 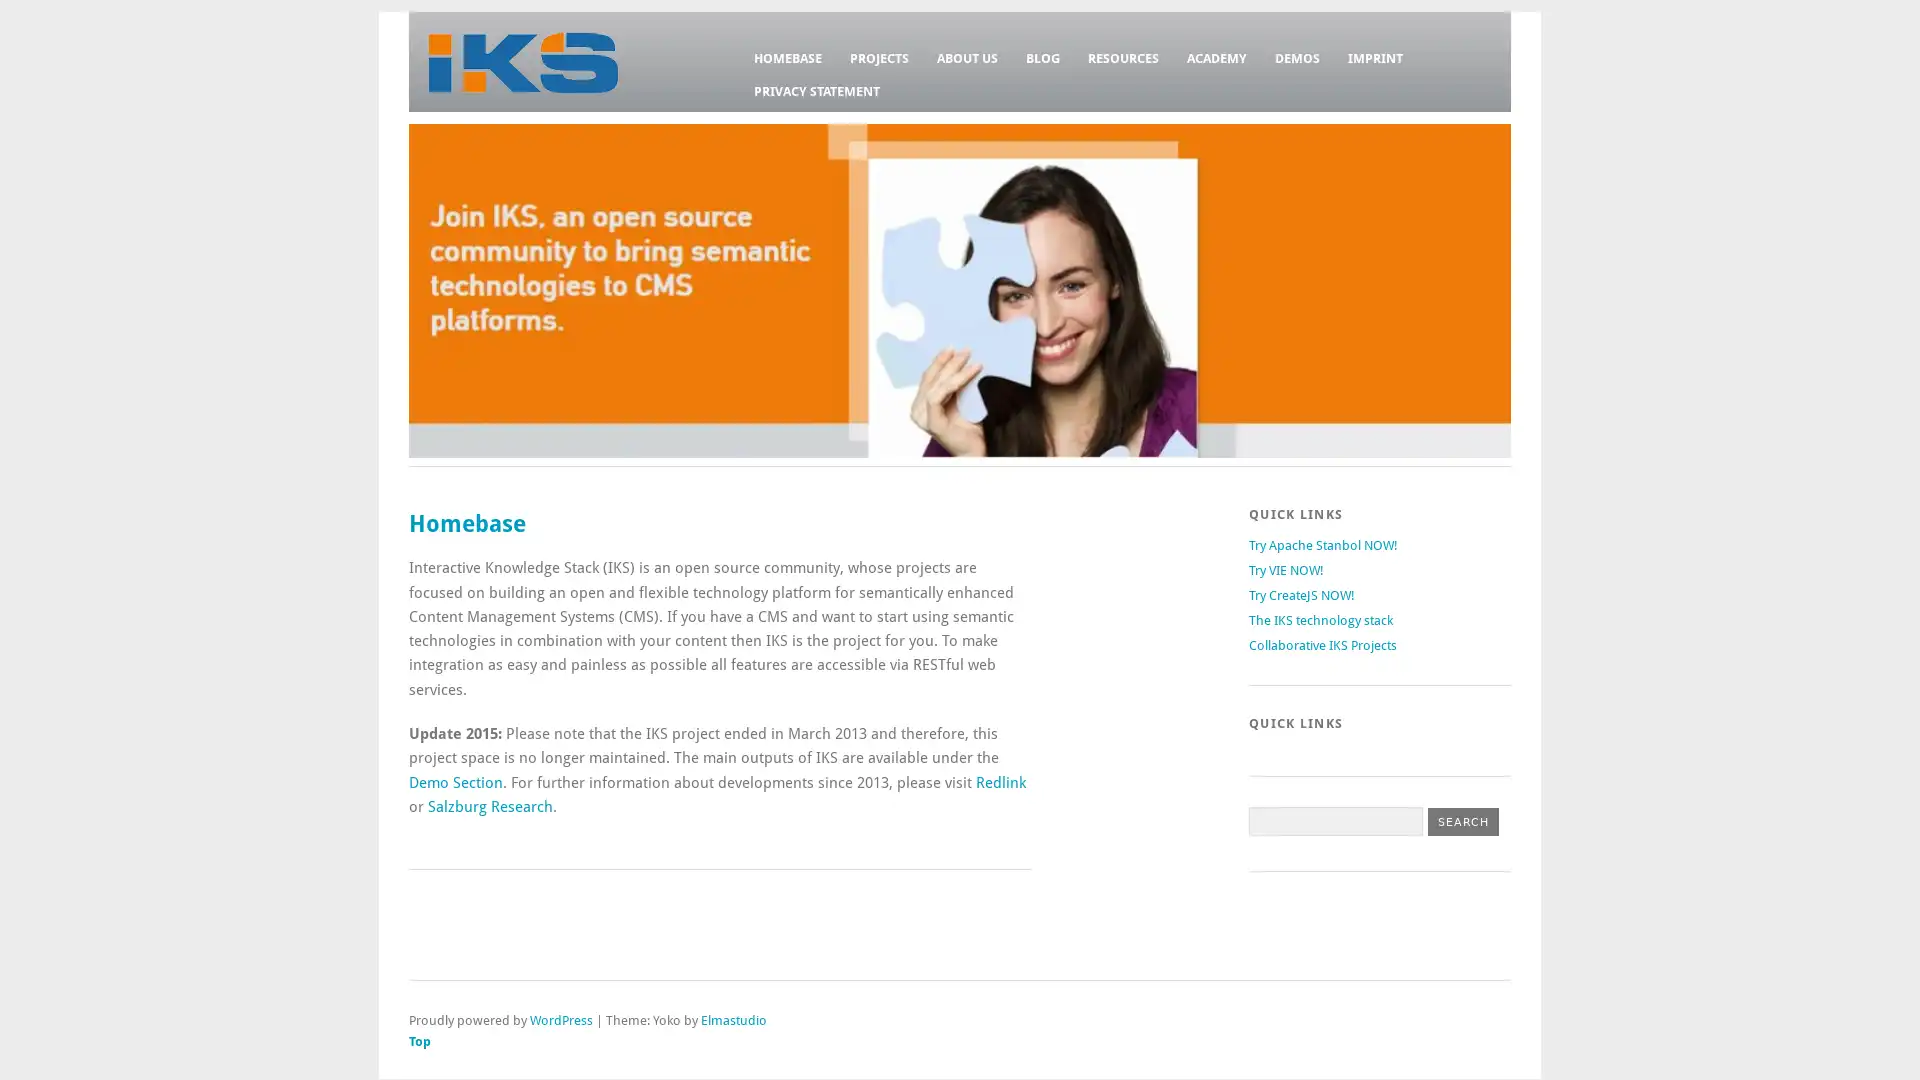 I want to click on Search, so click(x=1463, y=821).